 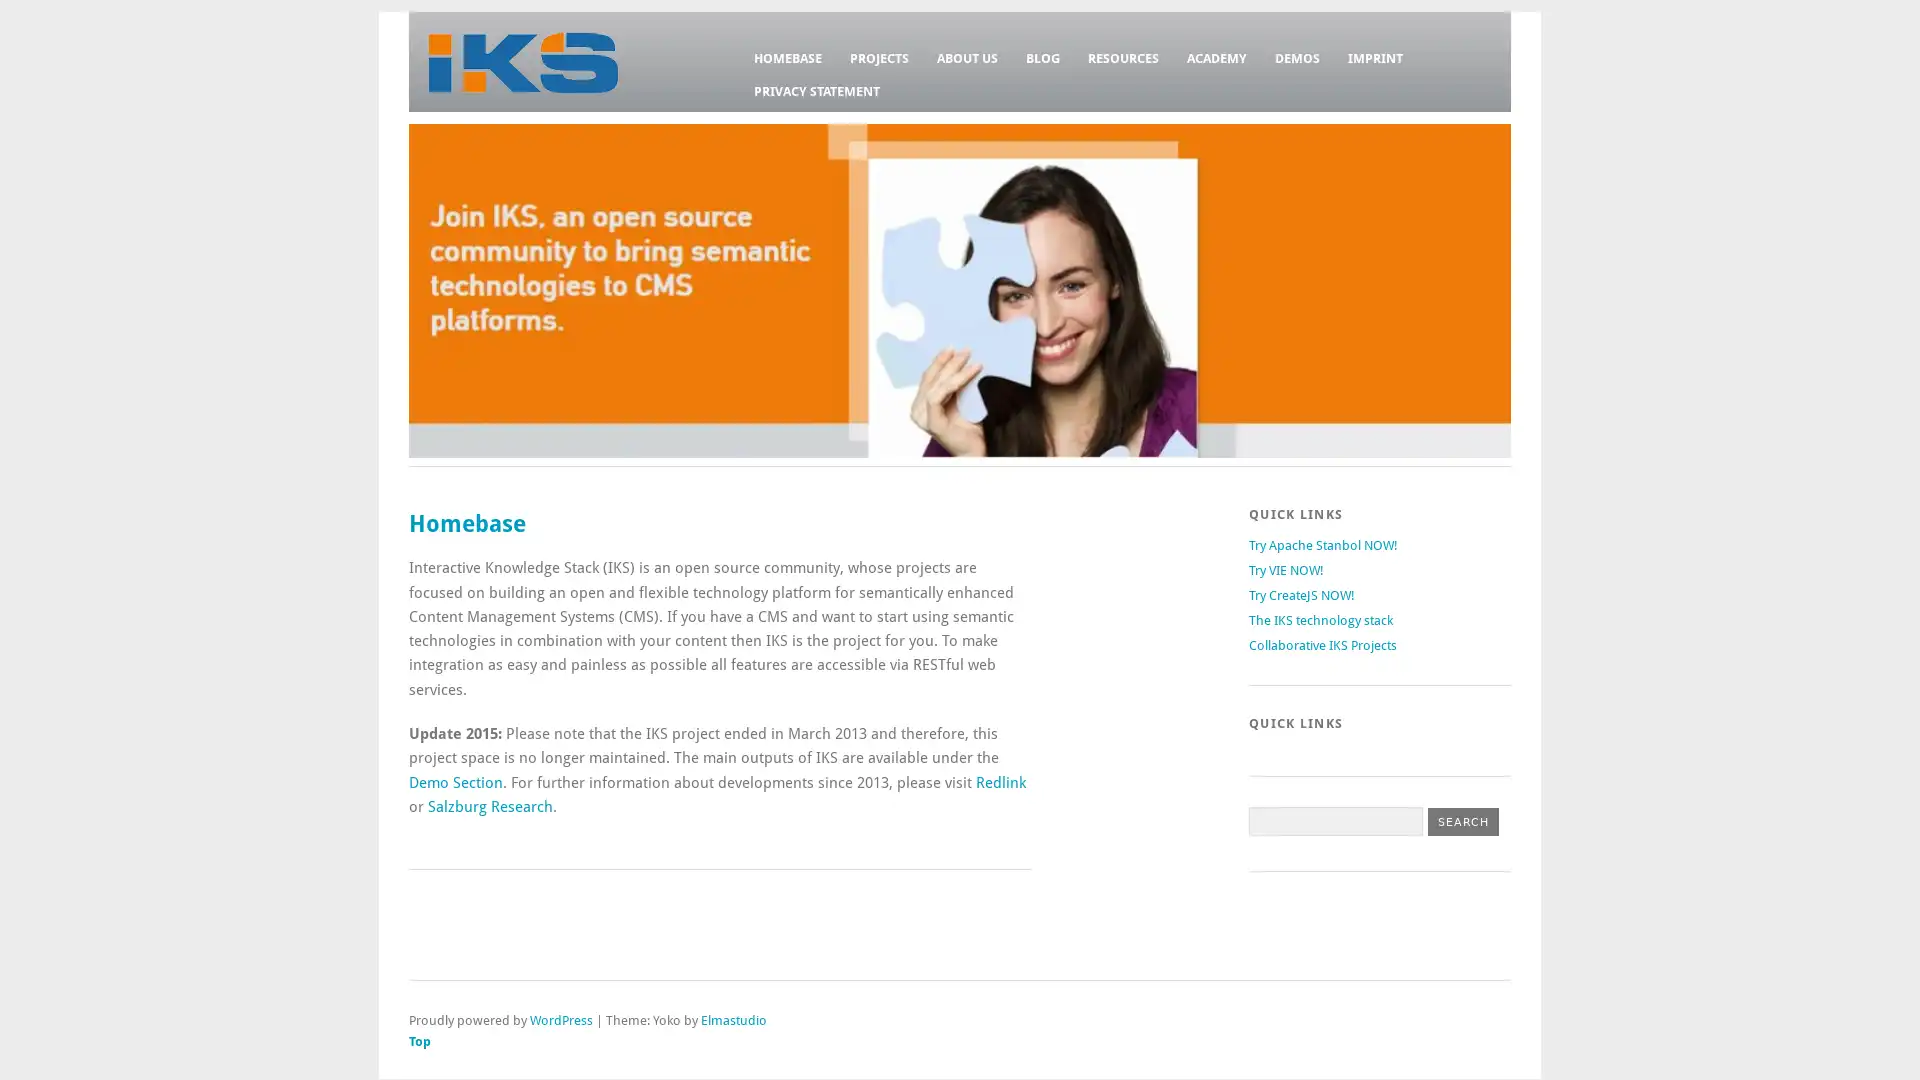 I want to click on Search, so click(x=1463, y=821).